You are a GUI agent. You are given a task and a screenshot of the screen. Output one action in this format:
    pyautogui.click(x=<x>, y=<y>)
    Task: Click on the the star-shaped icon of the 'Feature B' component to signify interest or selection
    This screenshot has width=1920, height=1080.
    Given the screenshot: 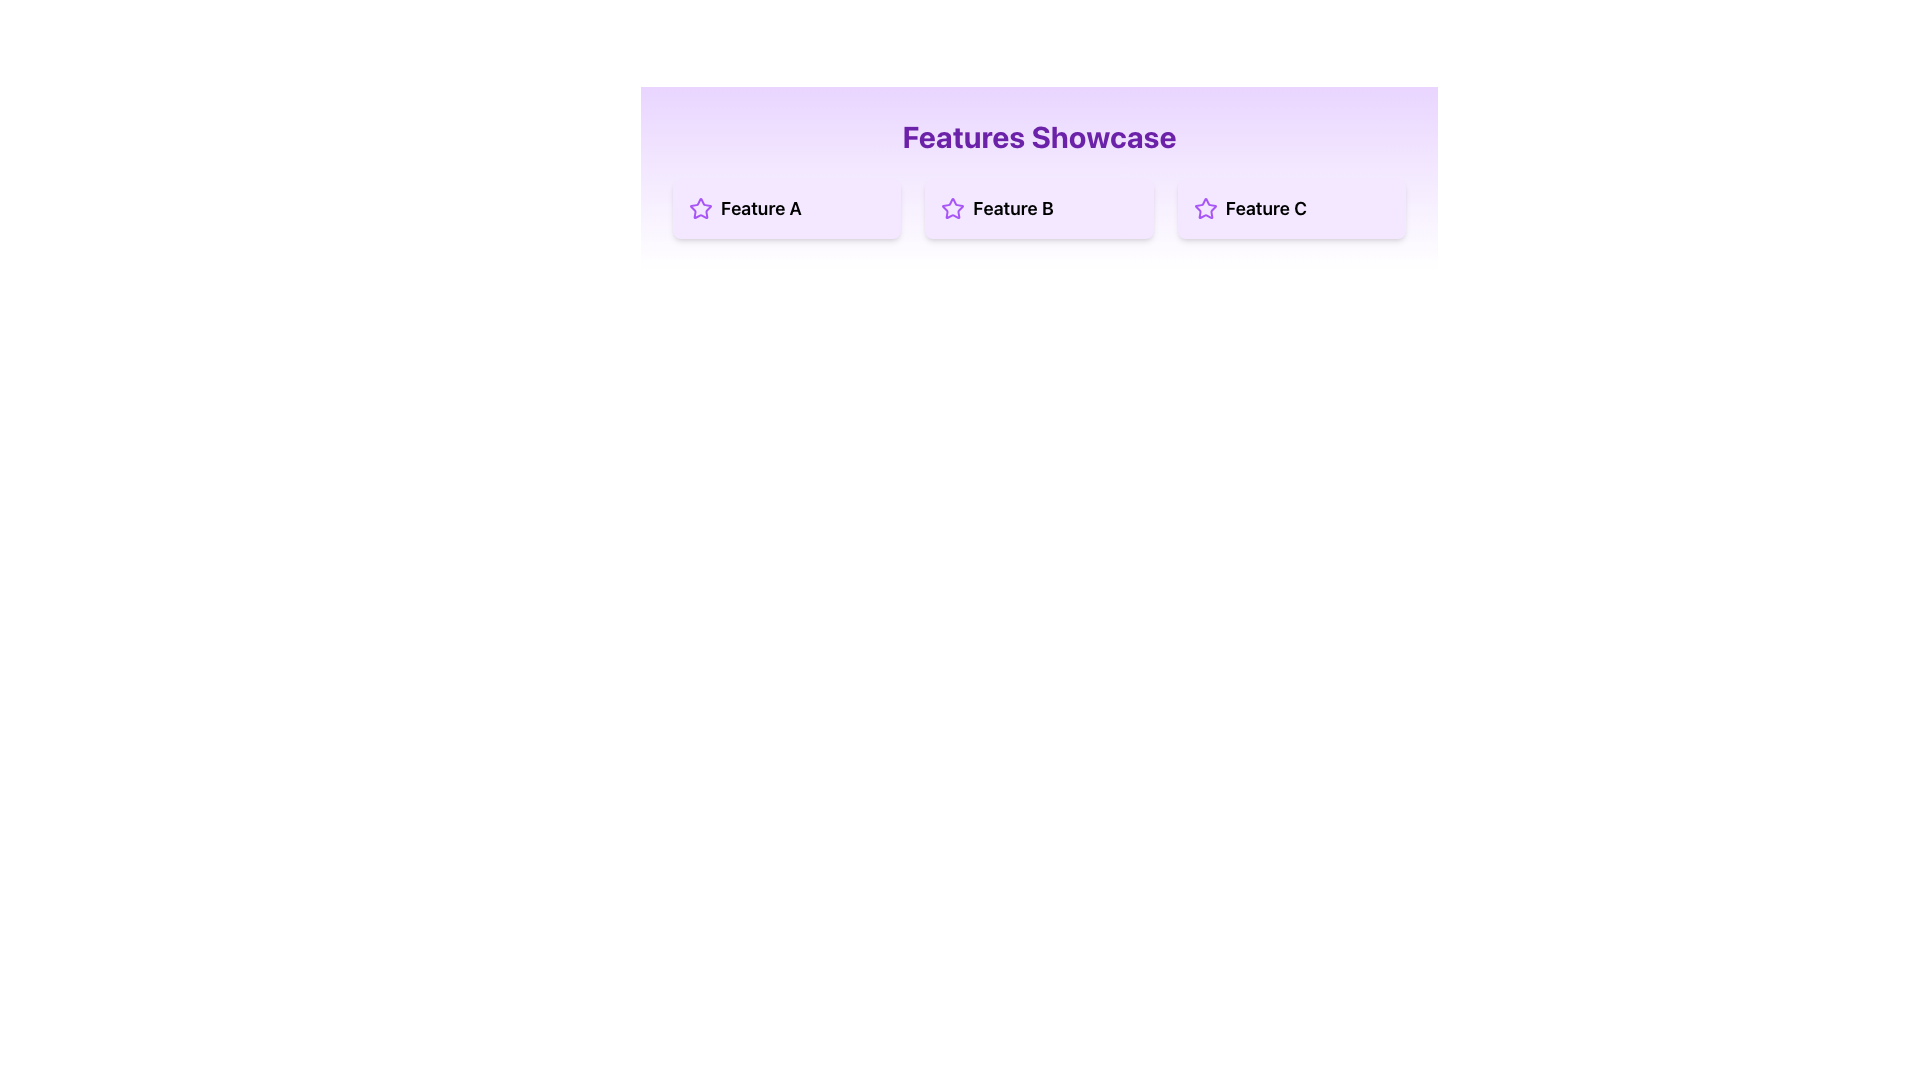 What is the action you would take?
    pyautogui.click(x=1039, y=208)
    